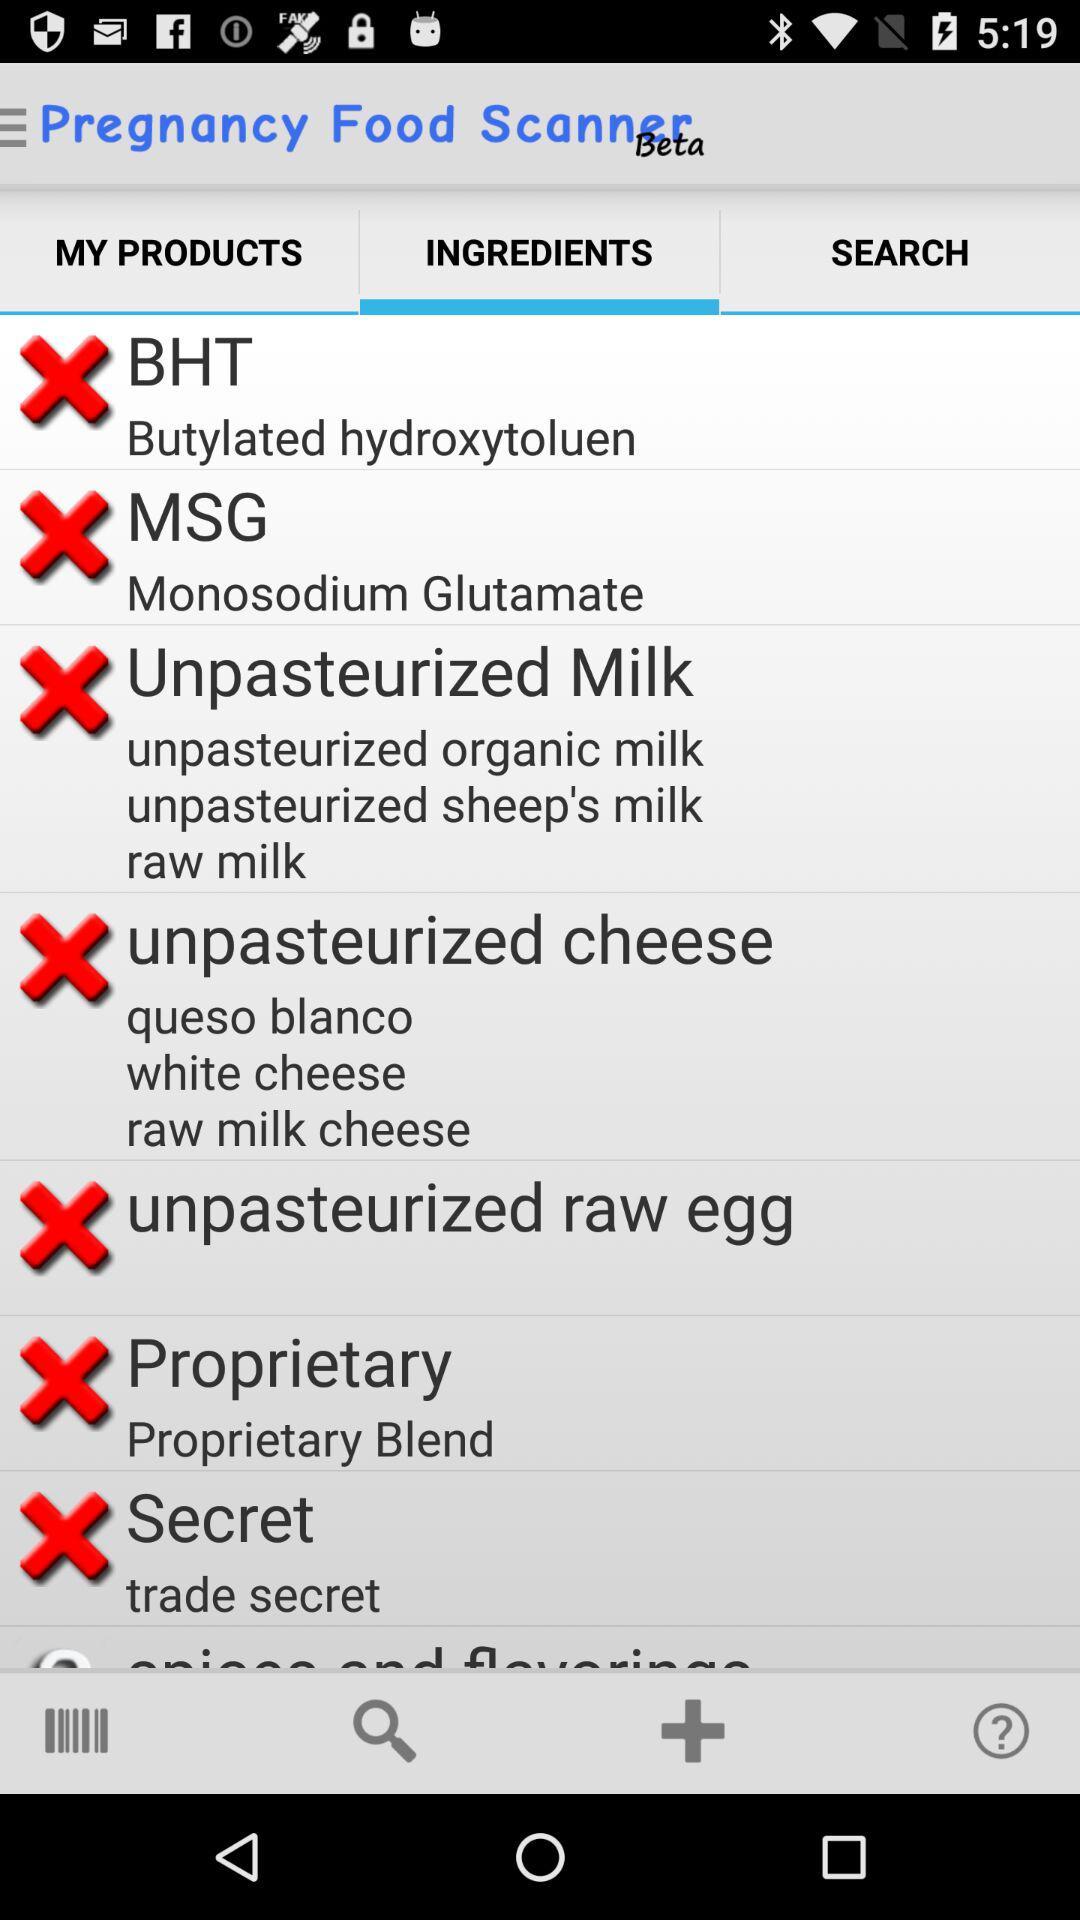 This screenshot has height=1920, width=1080. What do you see at coordinates (381, 435) in the screenshot?
I see `butylated hydroxytoluen app` at bounding box center [381, 435].